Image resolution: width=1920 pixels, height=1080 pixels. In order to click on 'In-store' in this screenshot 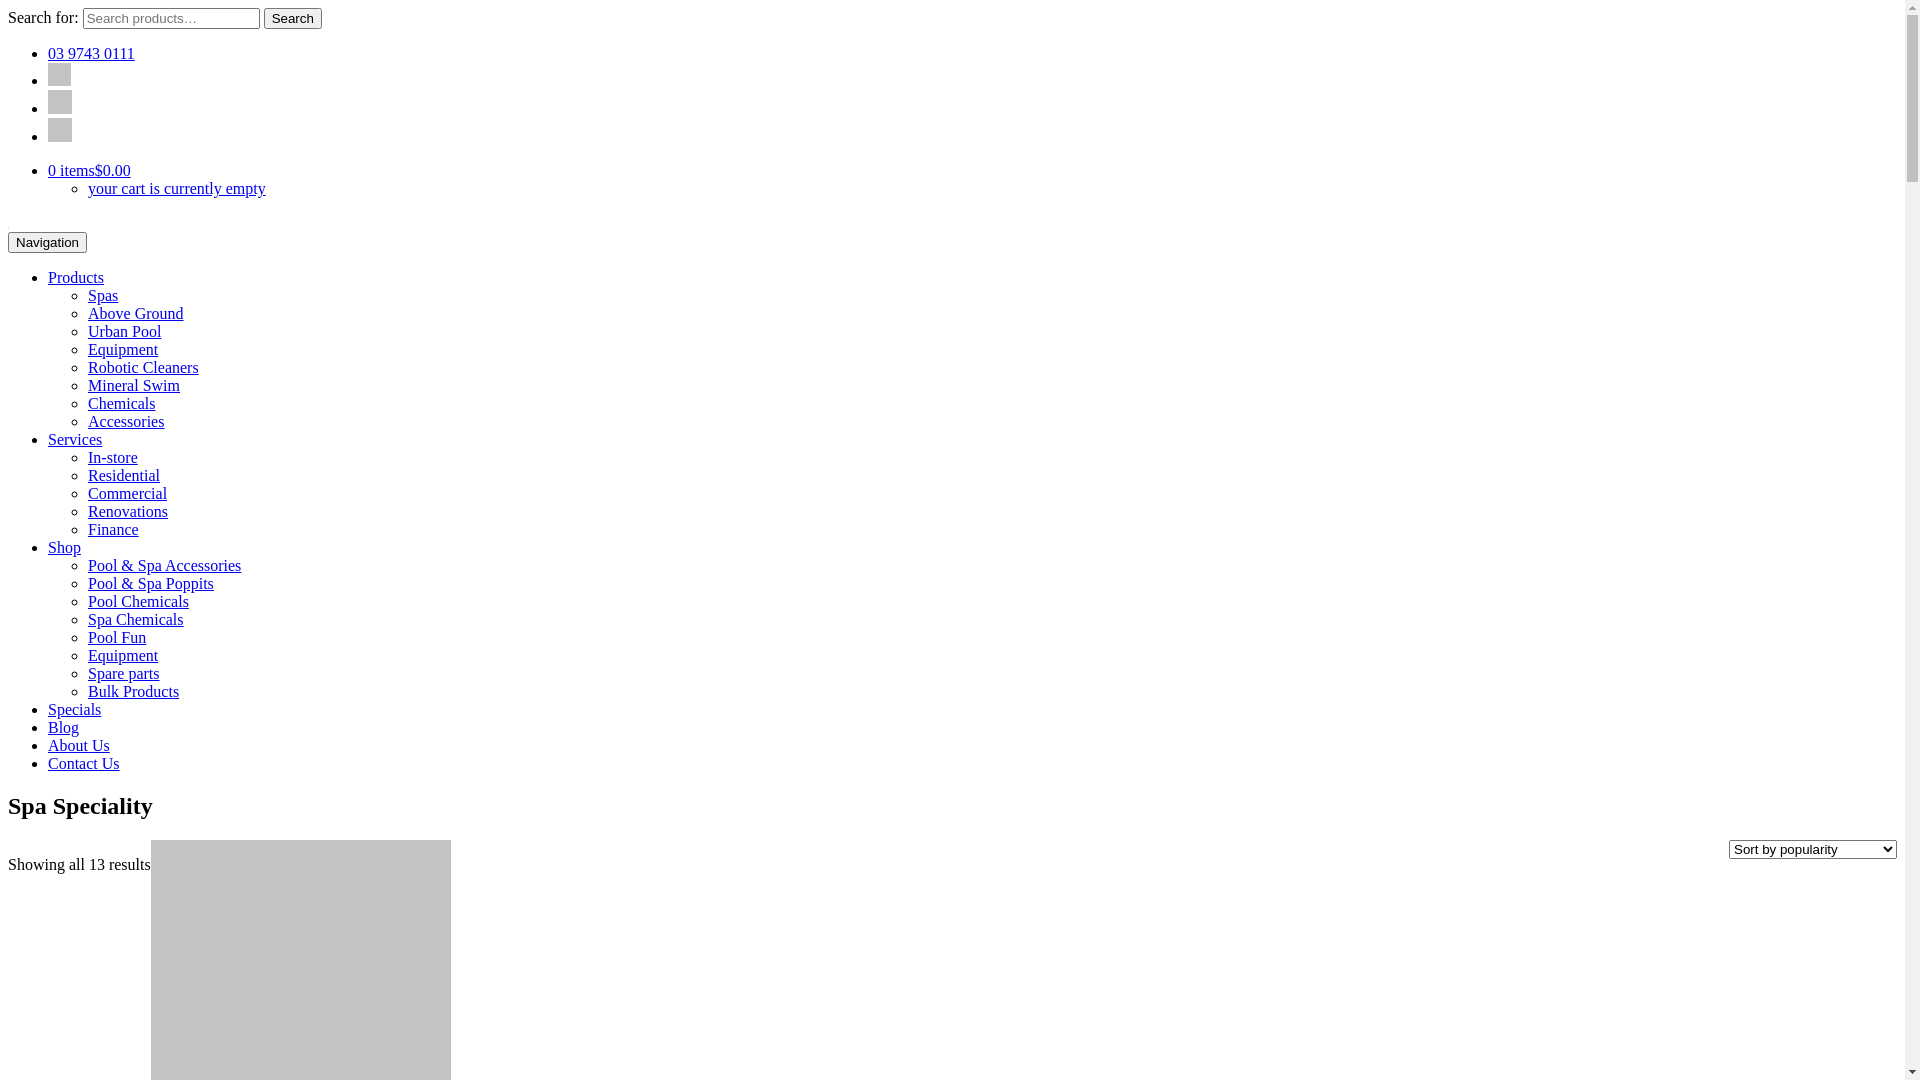, I will do `click(112, 457)`.